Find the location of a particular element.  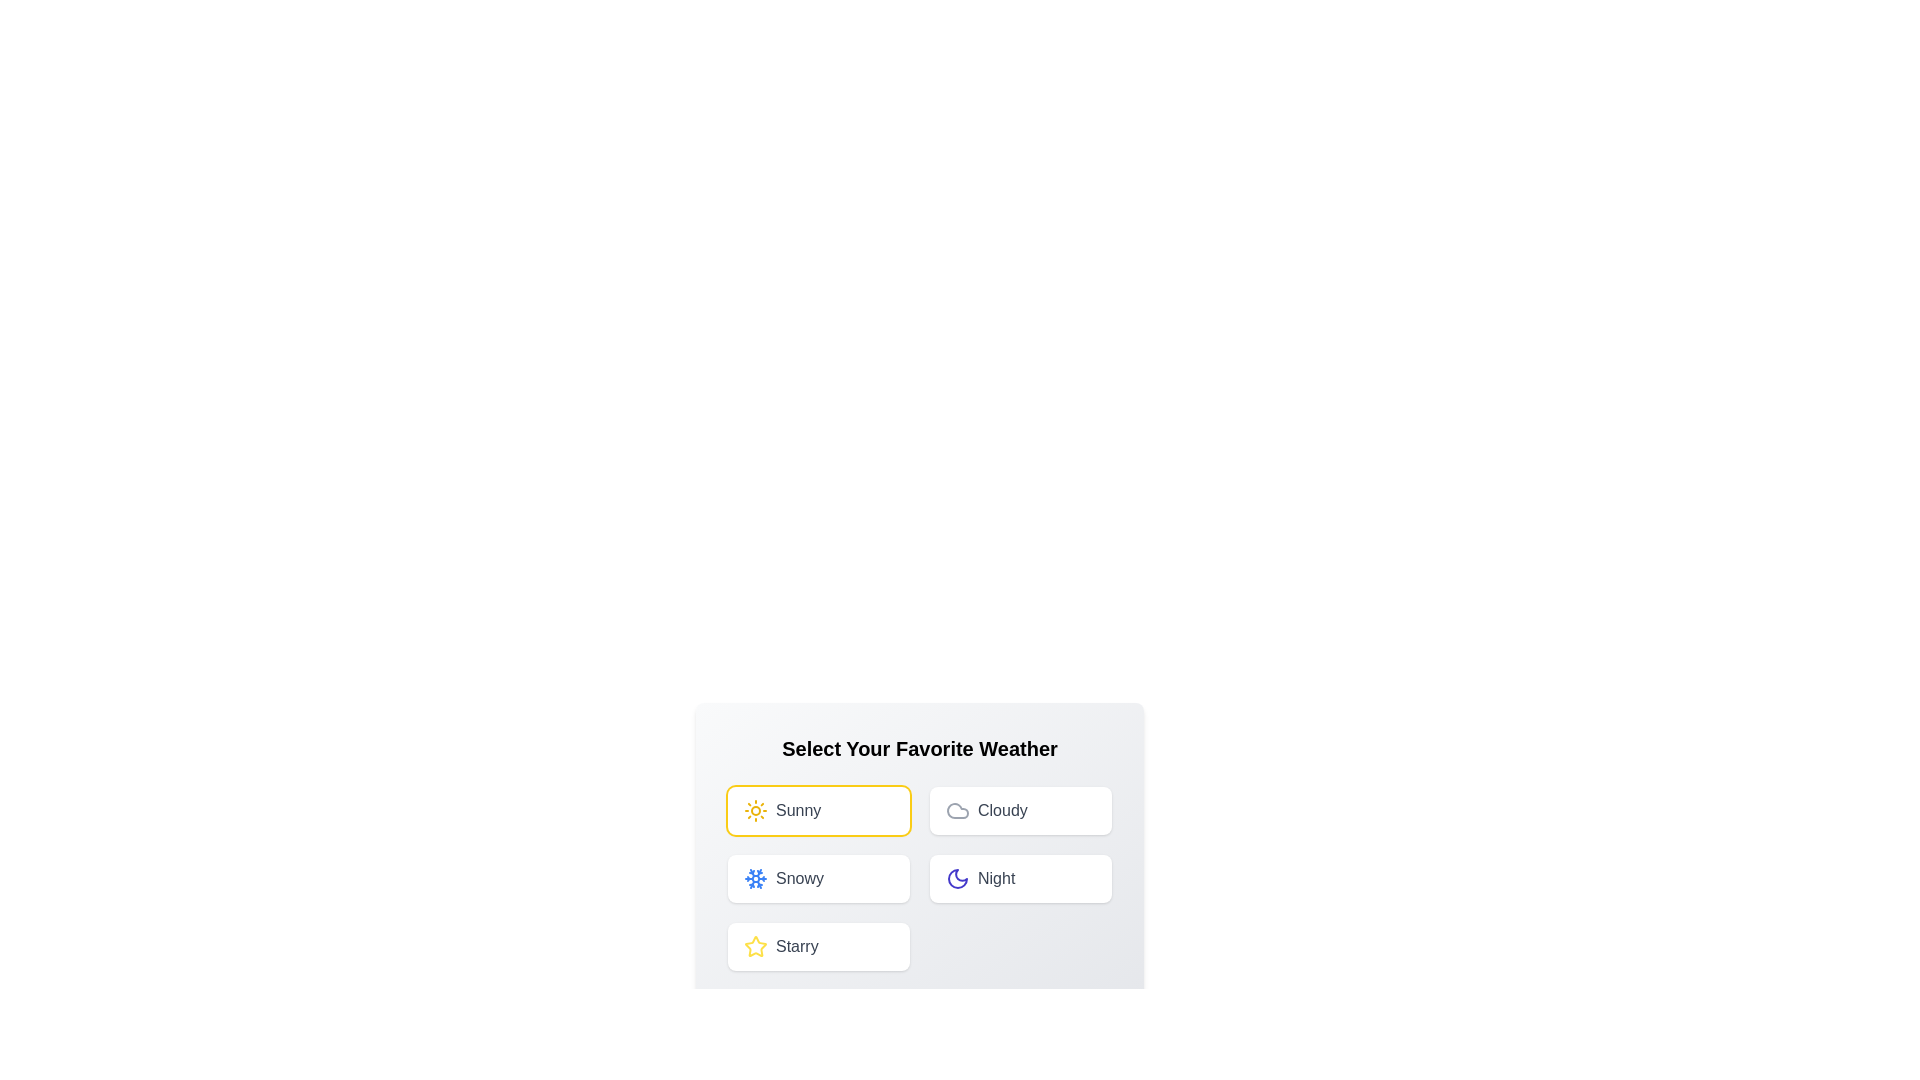

the 'Snowy' weather preference selectable option located in the second row, first column of the grid layout is located at coordinates (819, 878).